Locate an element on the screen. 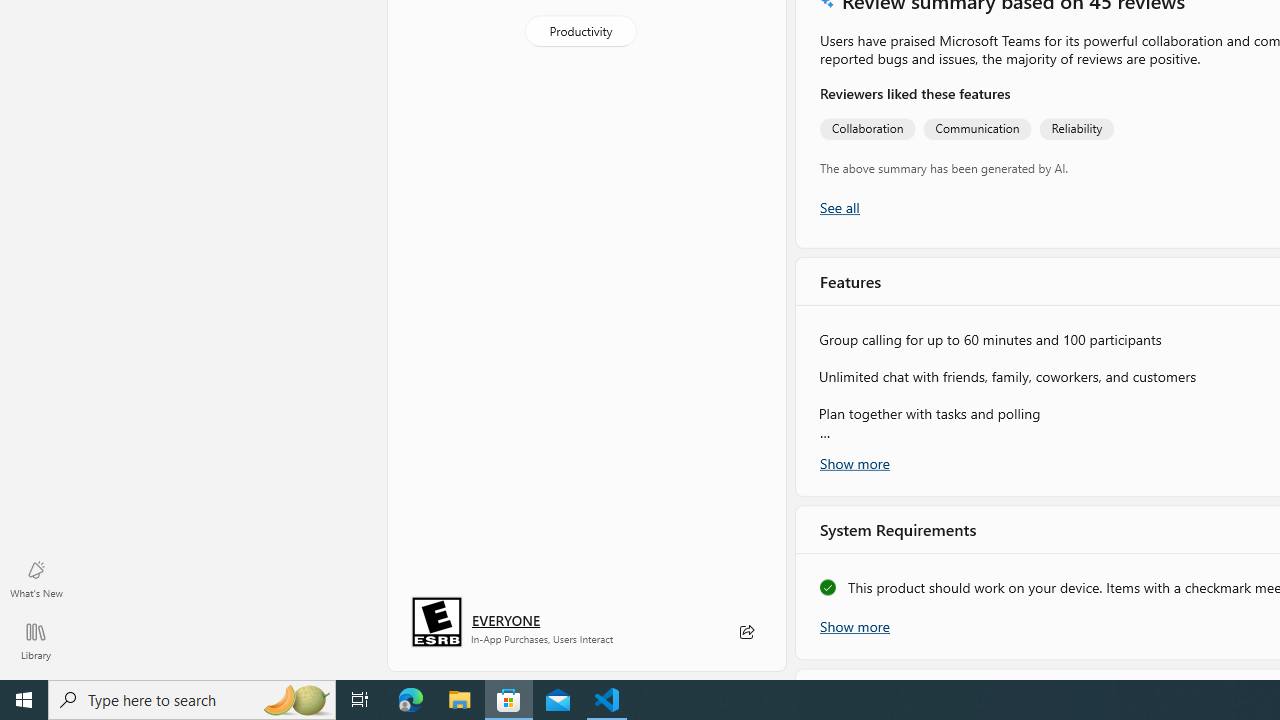  'Share' is located at coordinates (745, 632).